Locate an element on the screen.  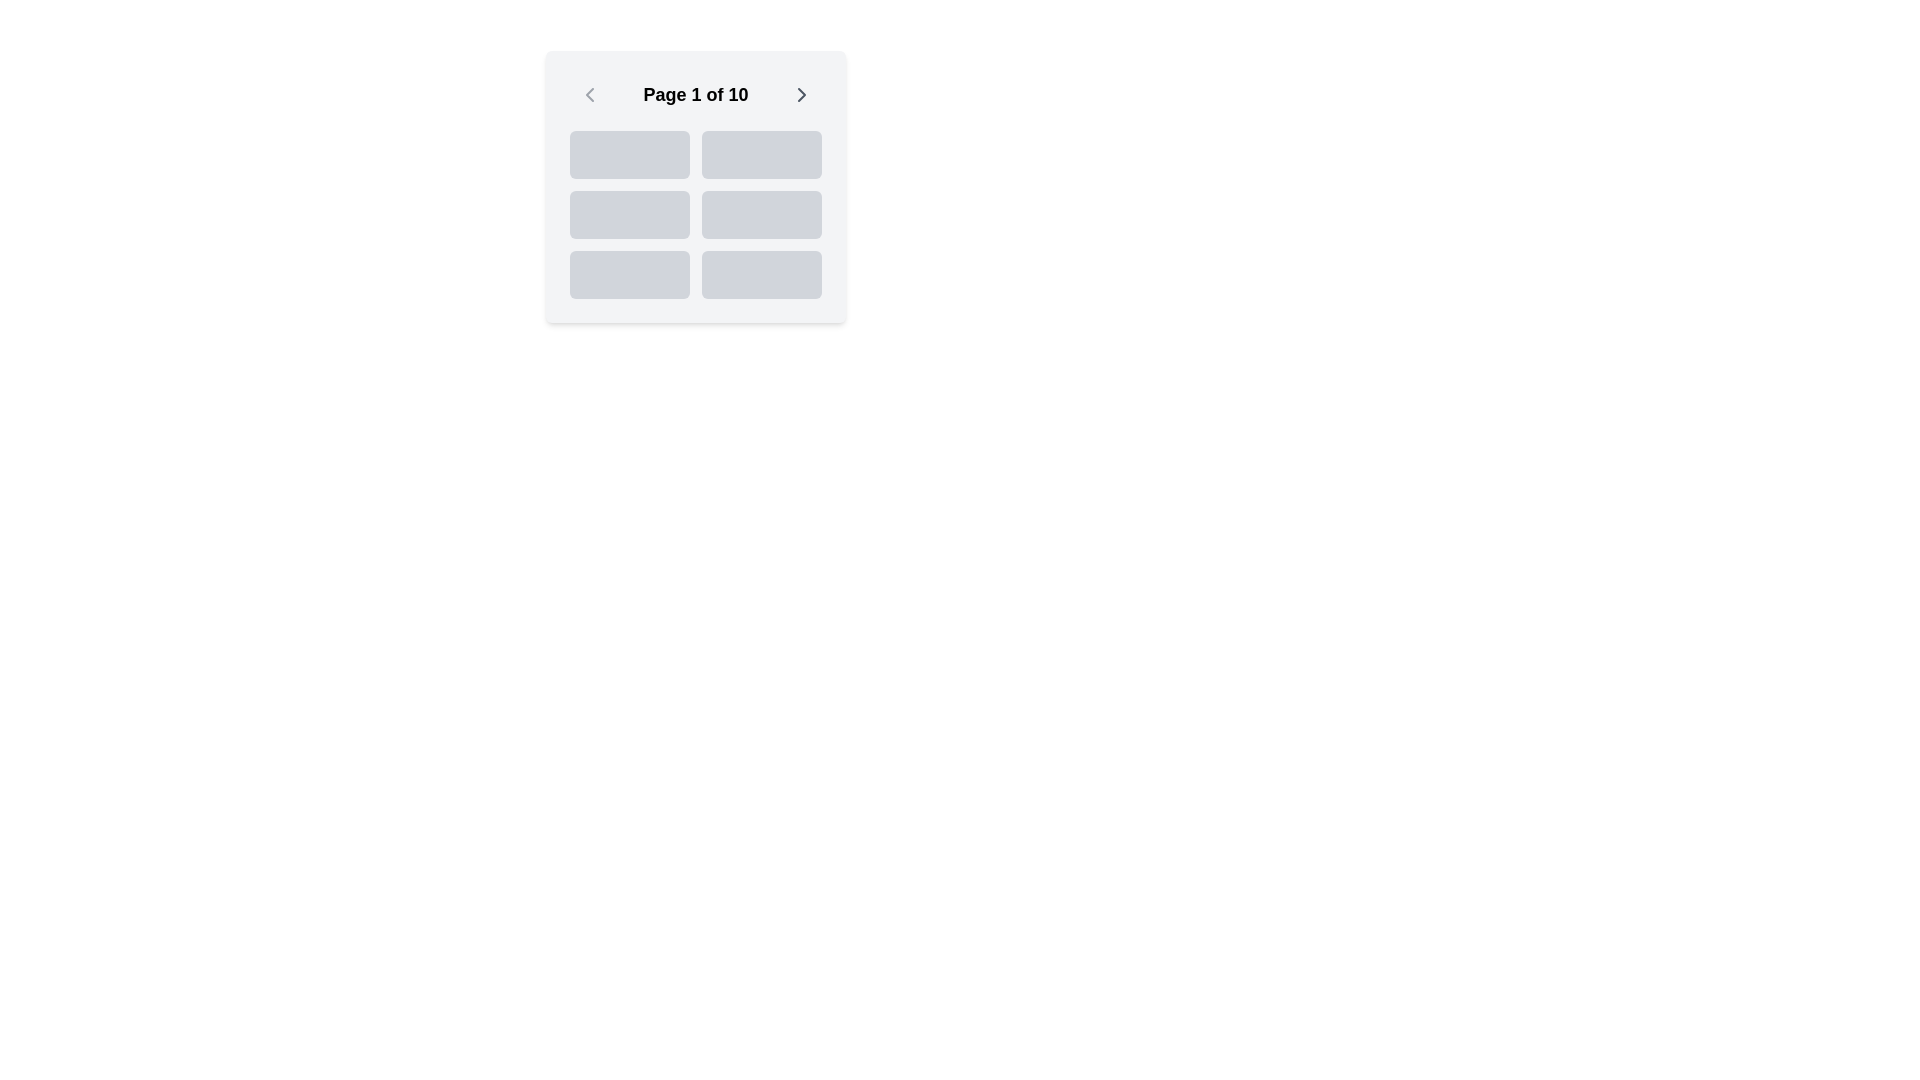
the gray button with a leftward chevron icon located immediately before the text 'Page 1 of 10' is located at coordinates (589, 95).